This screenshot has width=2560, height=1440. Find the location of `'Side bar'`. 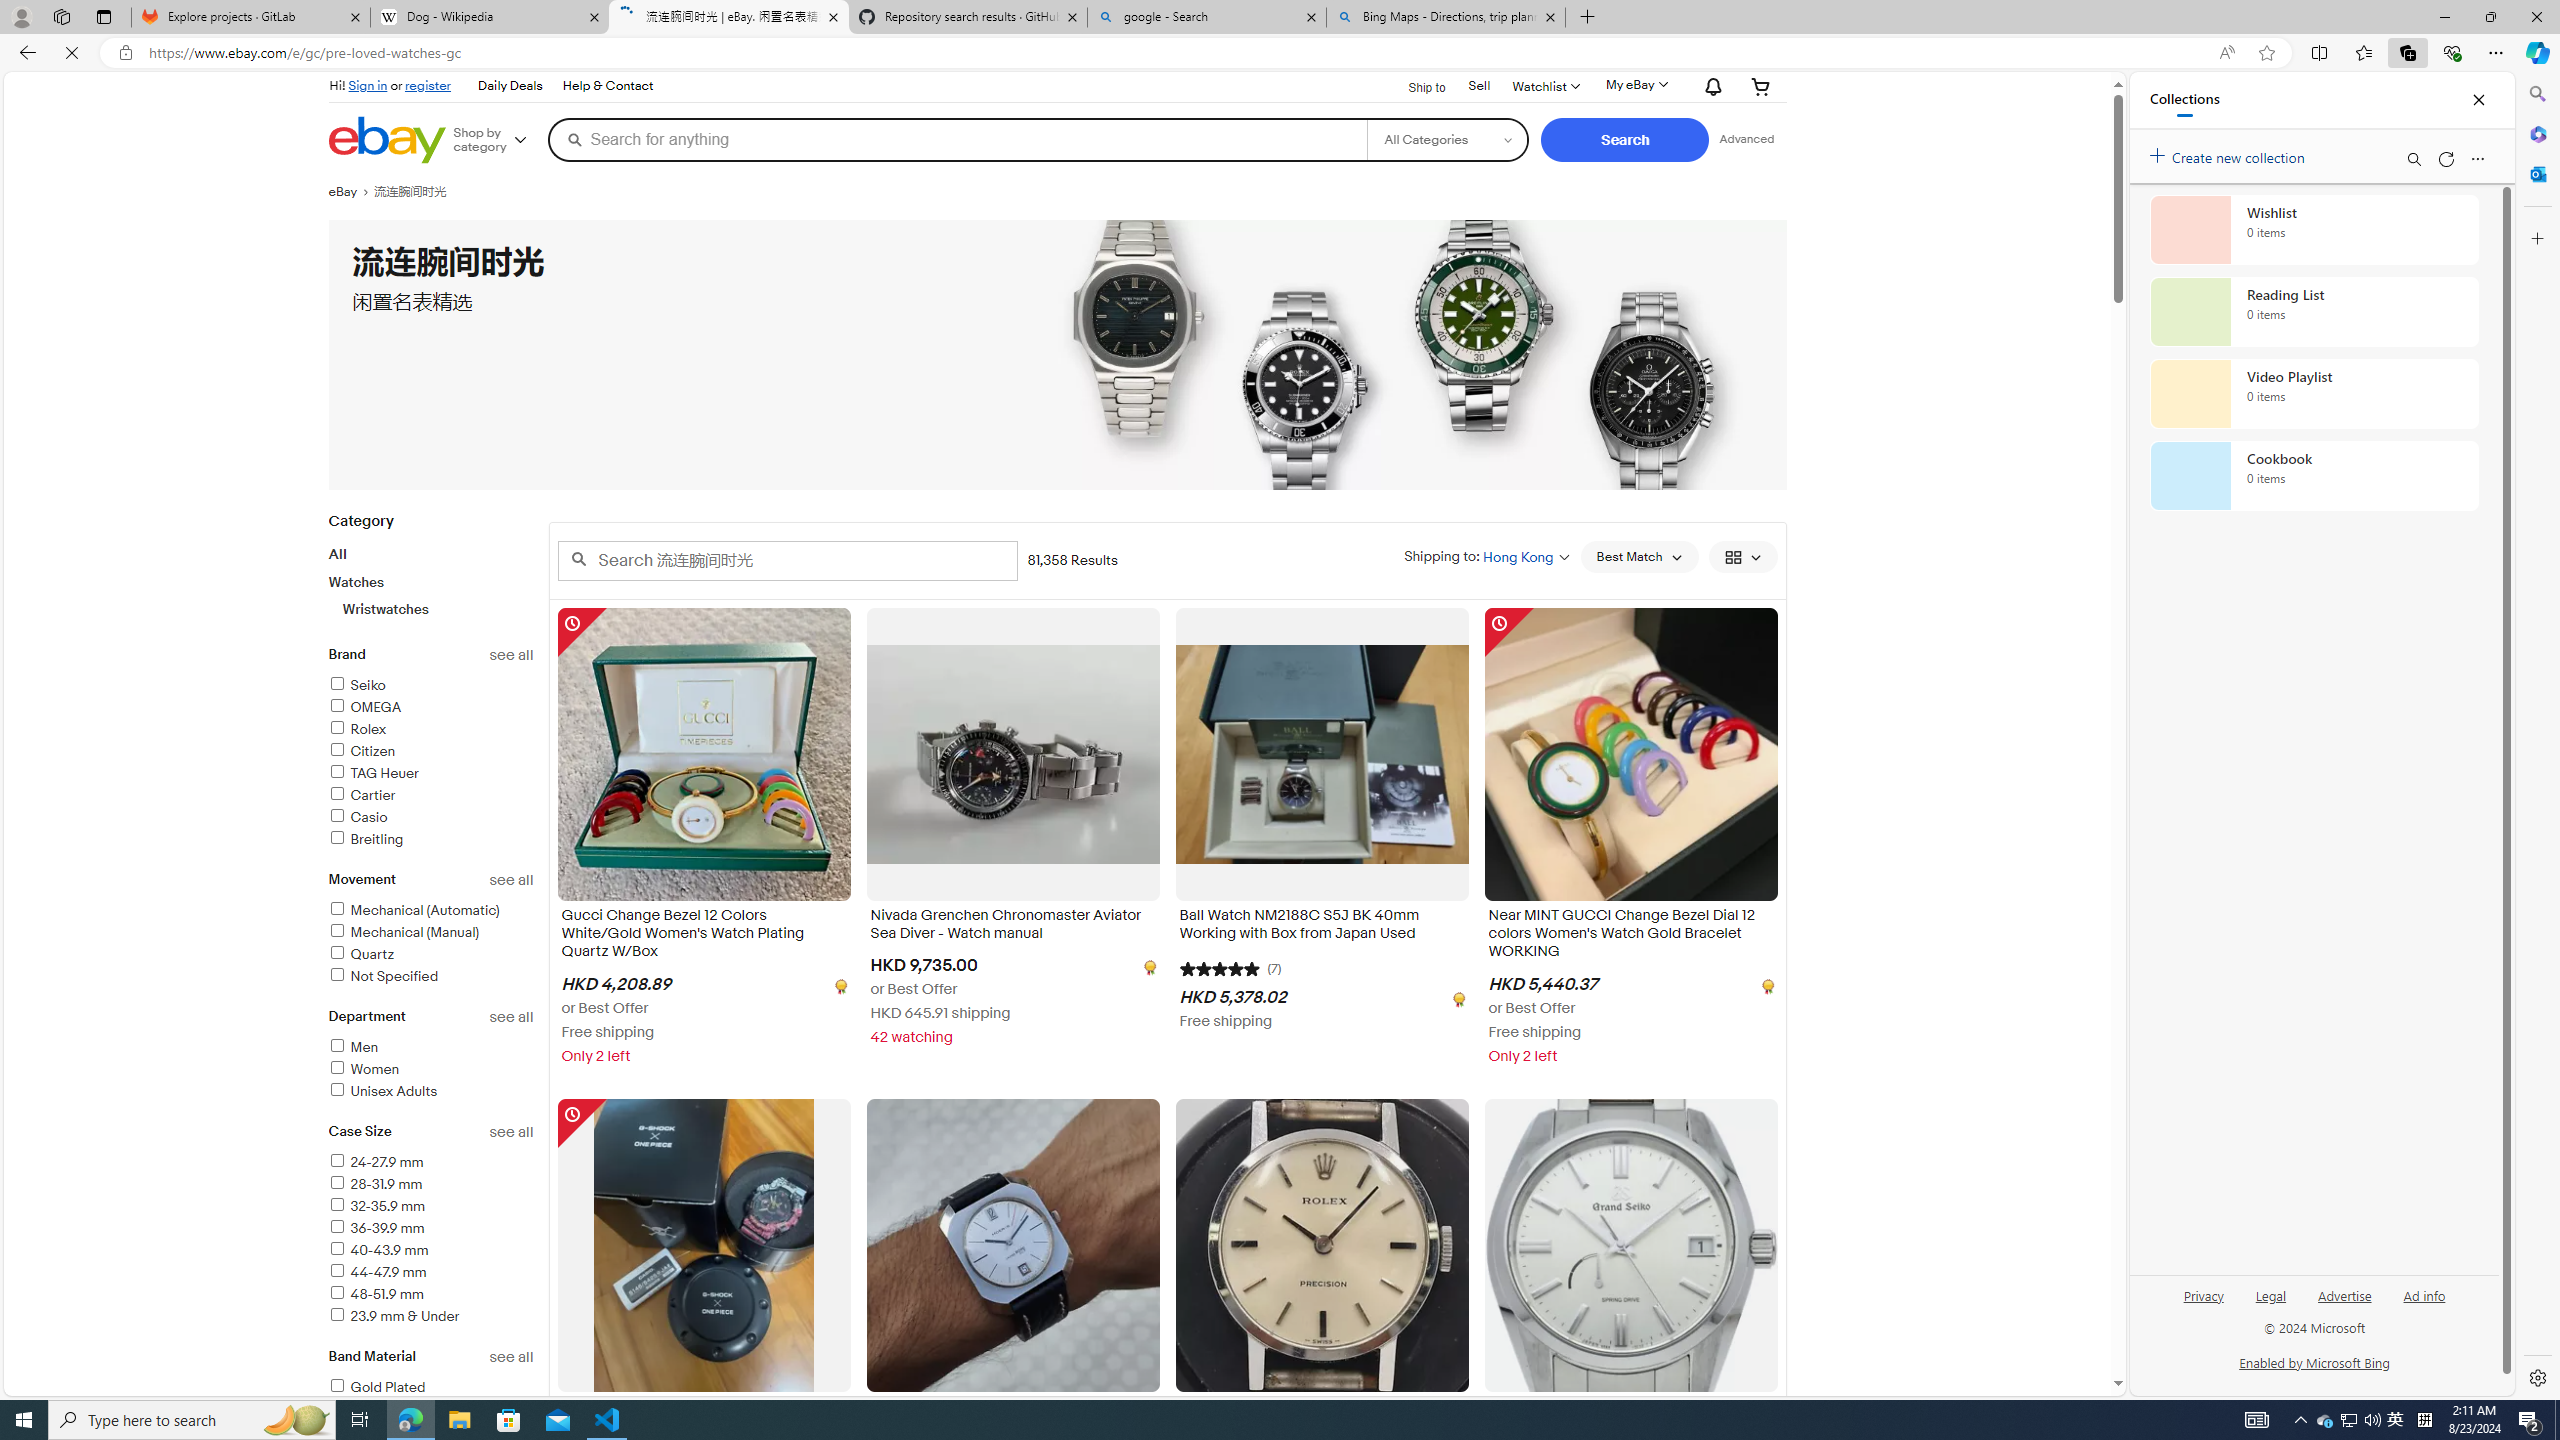

'Side bar' is located at coordinates (2537, 735).